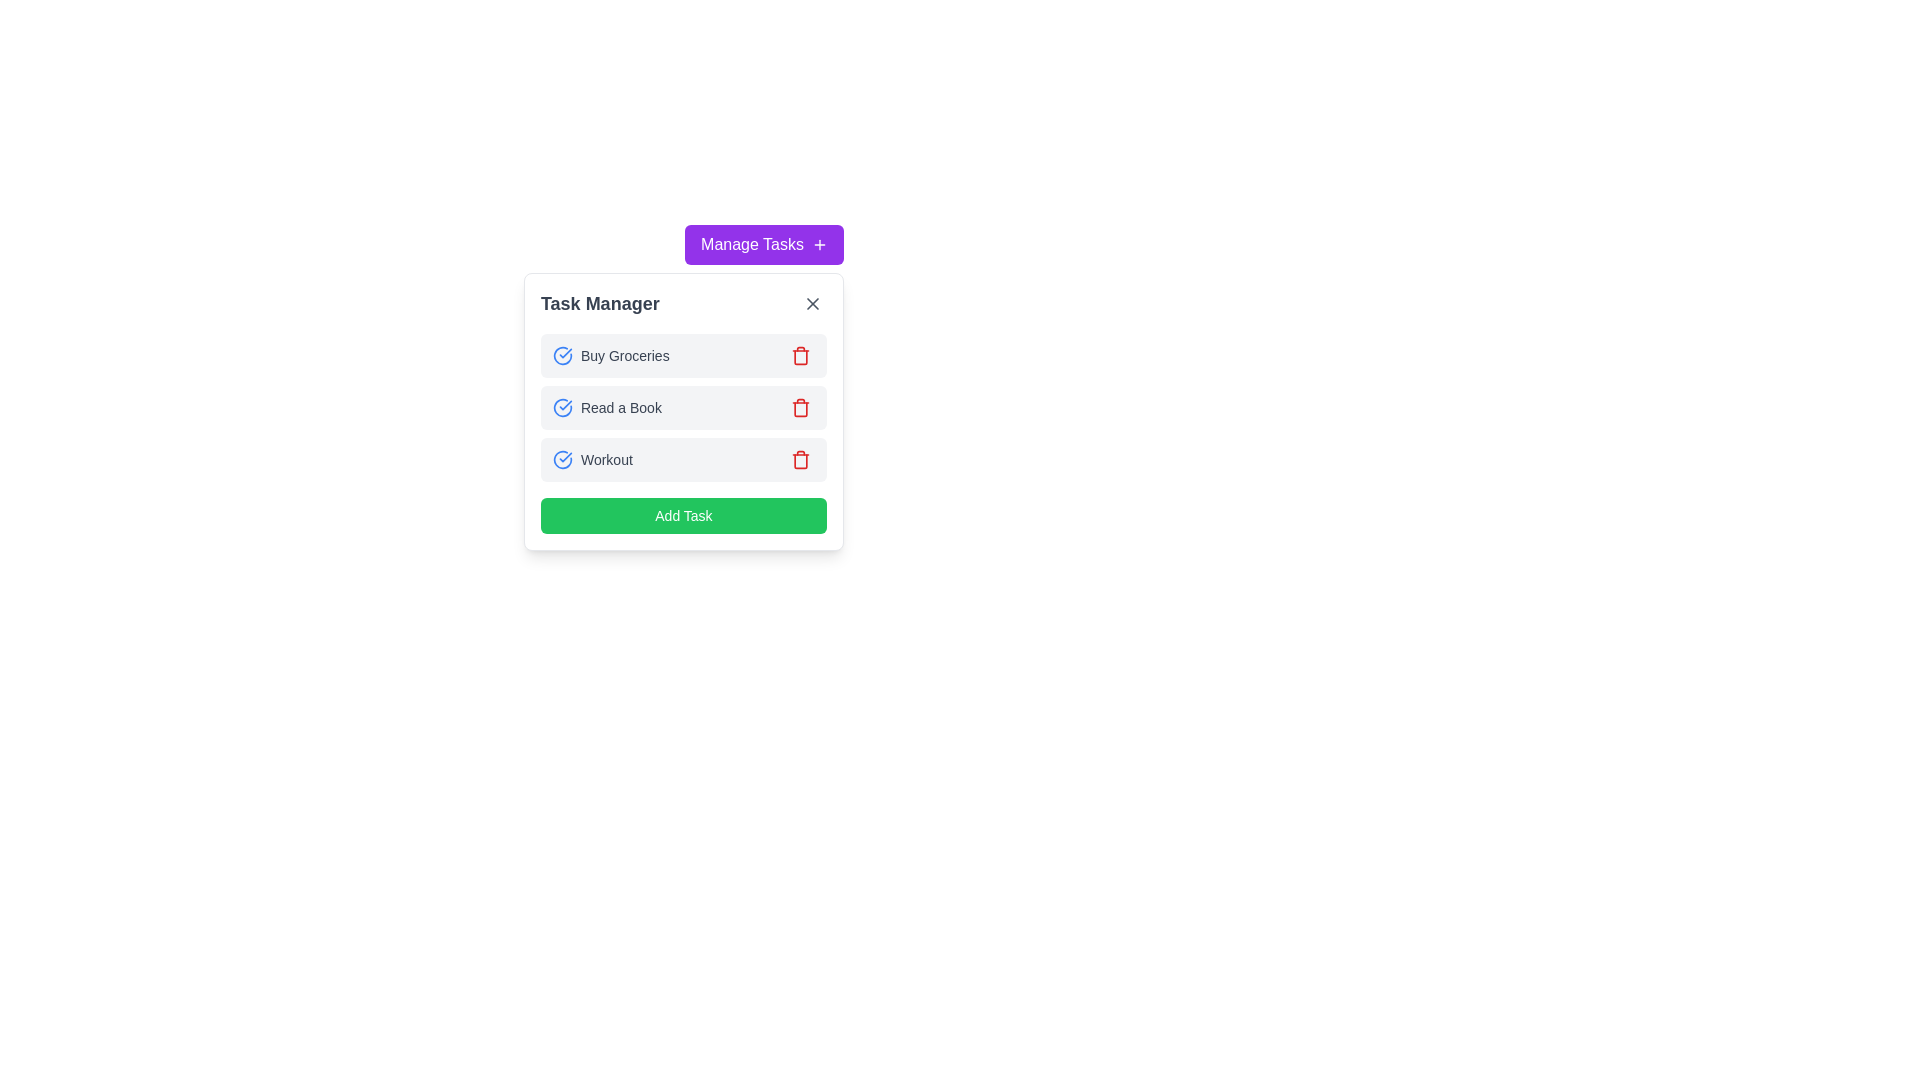 This screenshot has width=1920, height=1080. I want to click on the completion icon for the 'Buy Groceries' task in the 'Task Manager' section for accessibility navigation, so click(561, 354).